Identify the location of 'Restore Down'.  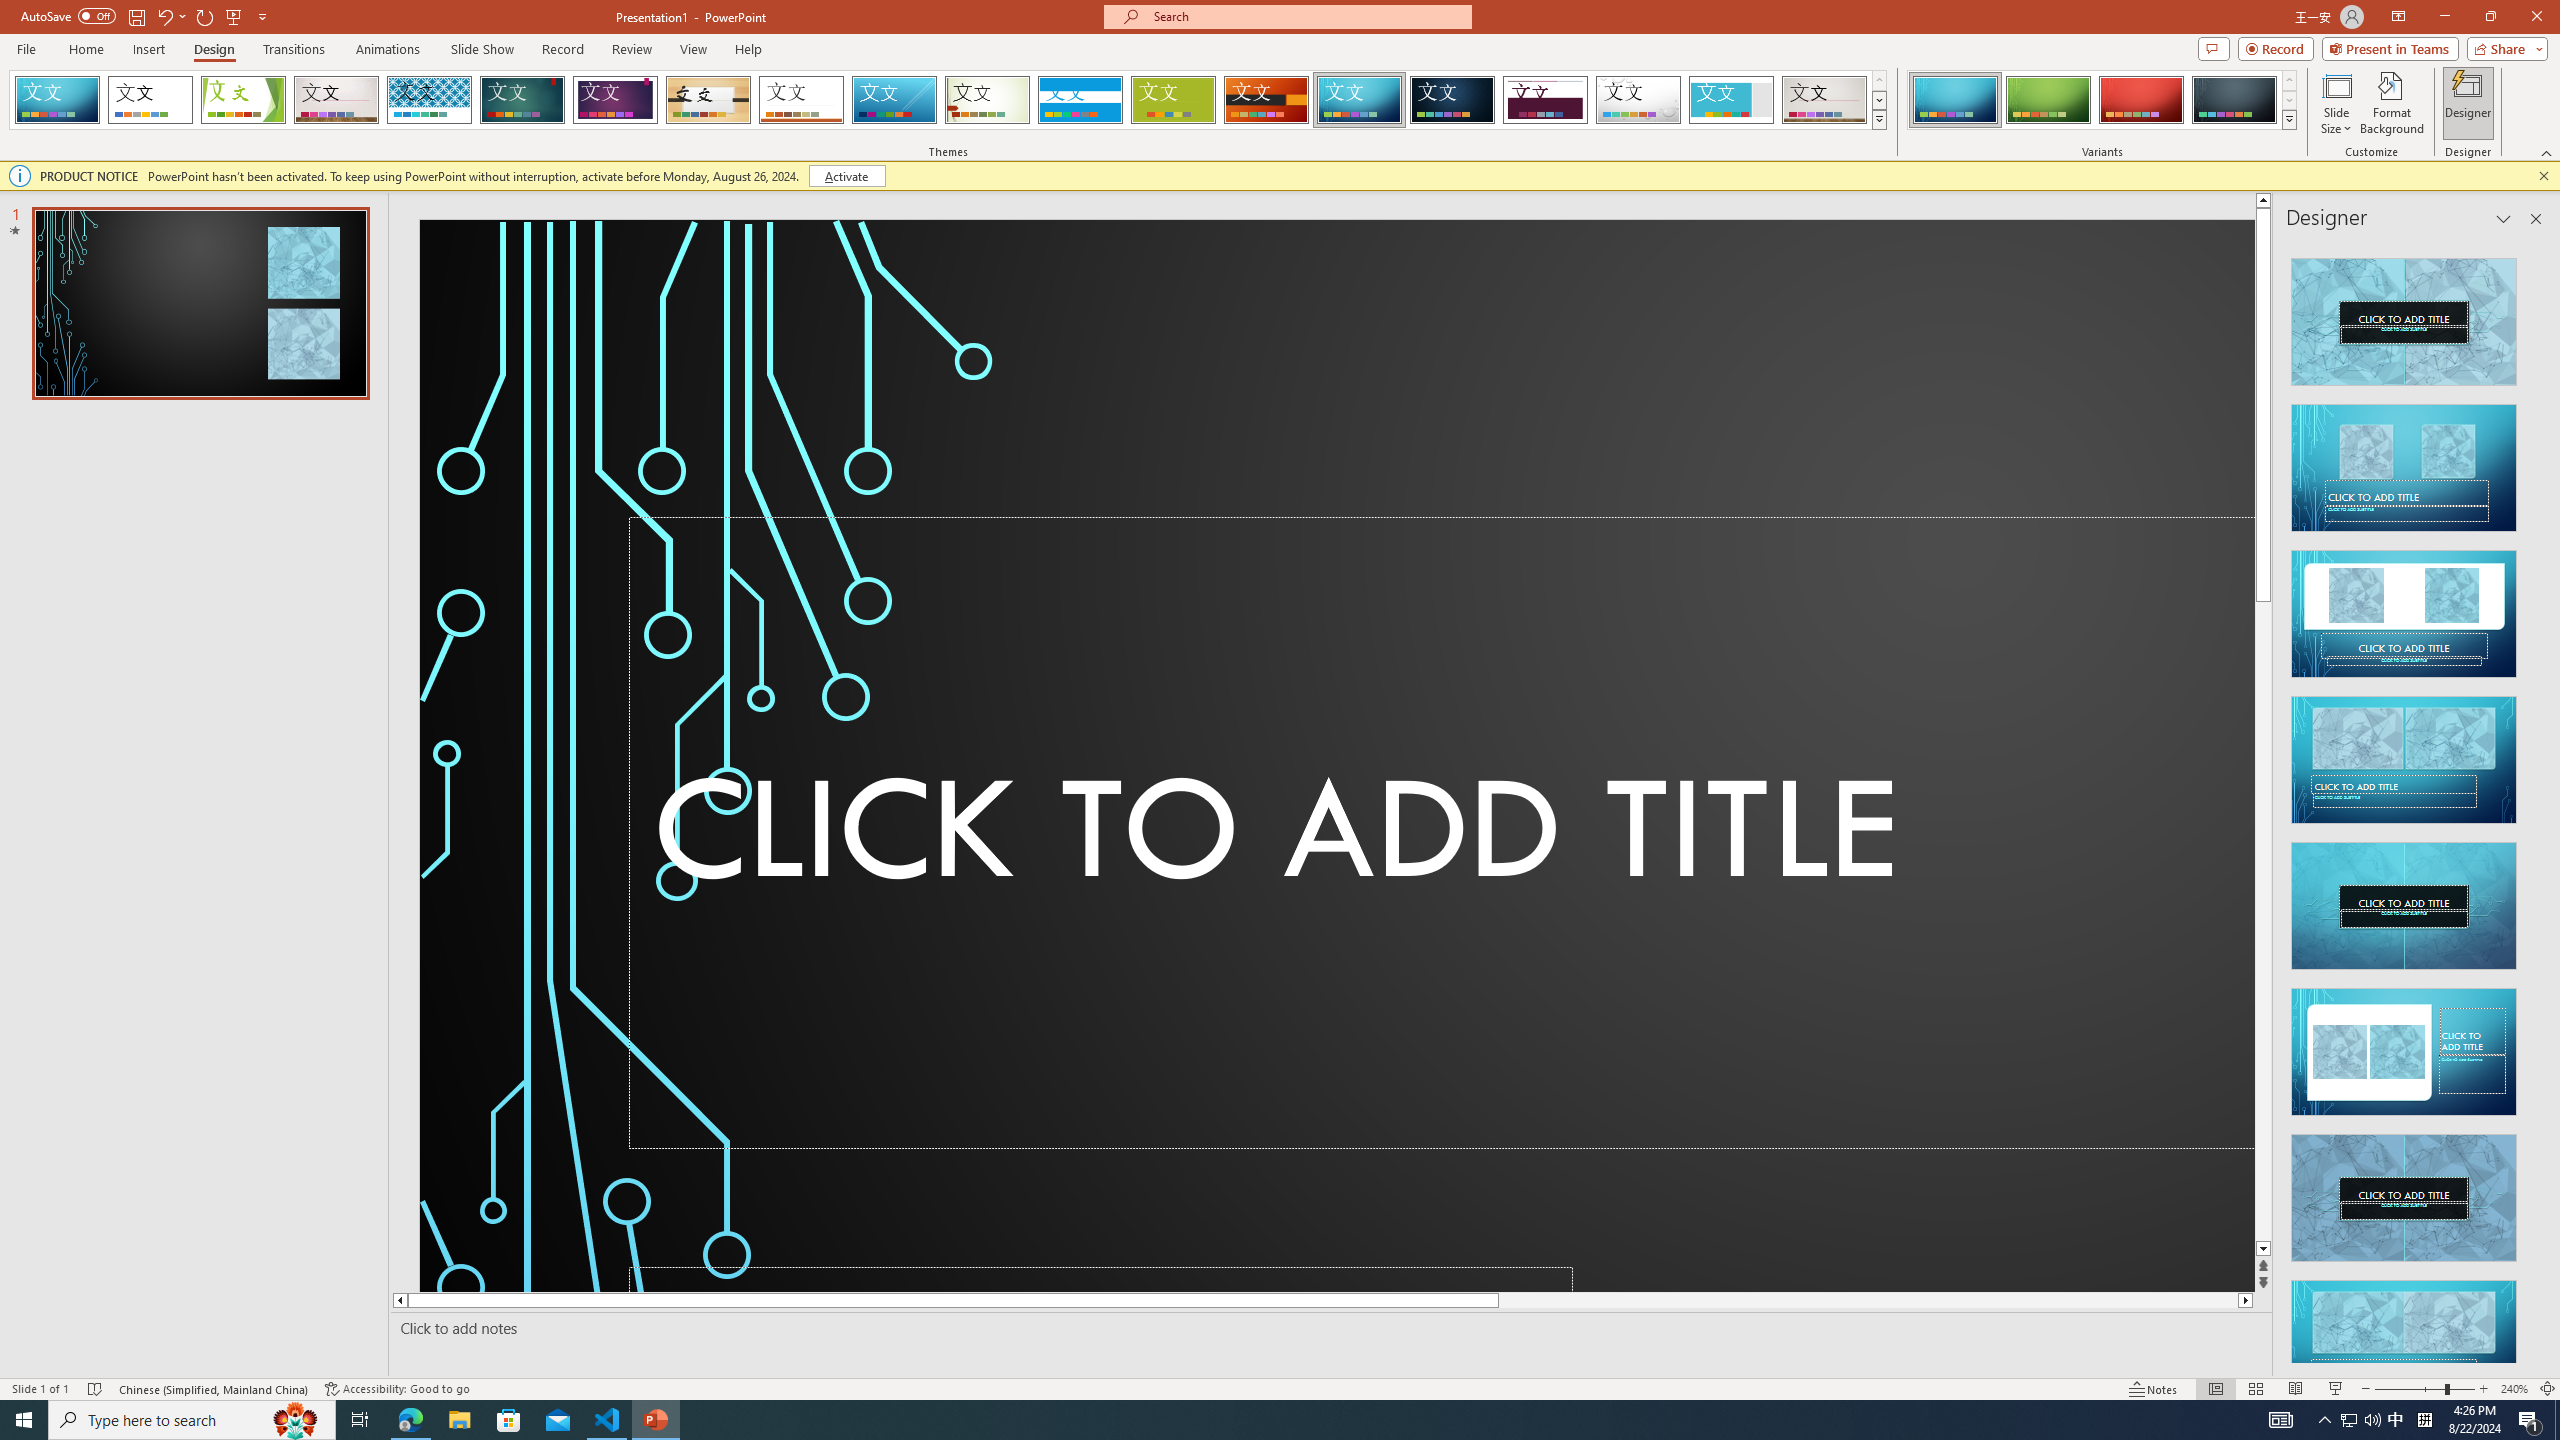
(2490, 16).